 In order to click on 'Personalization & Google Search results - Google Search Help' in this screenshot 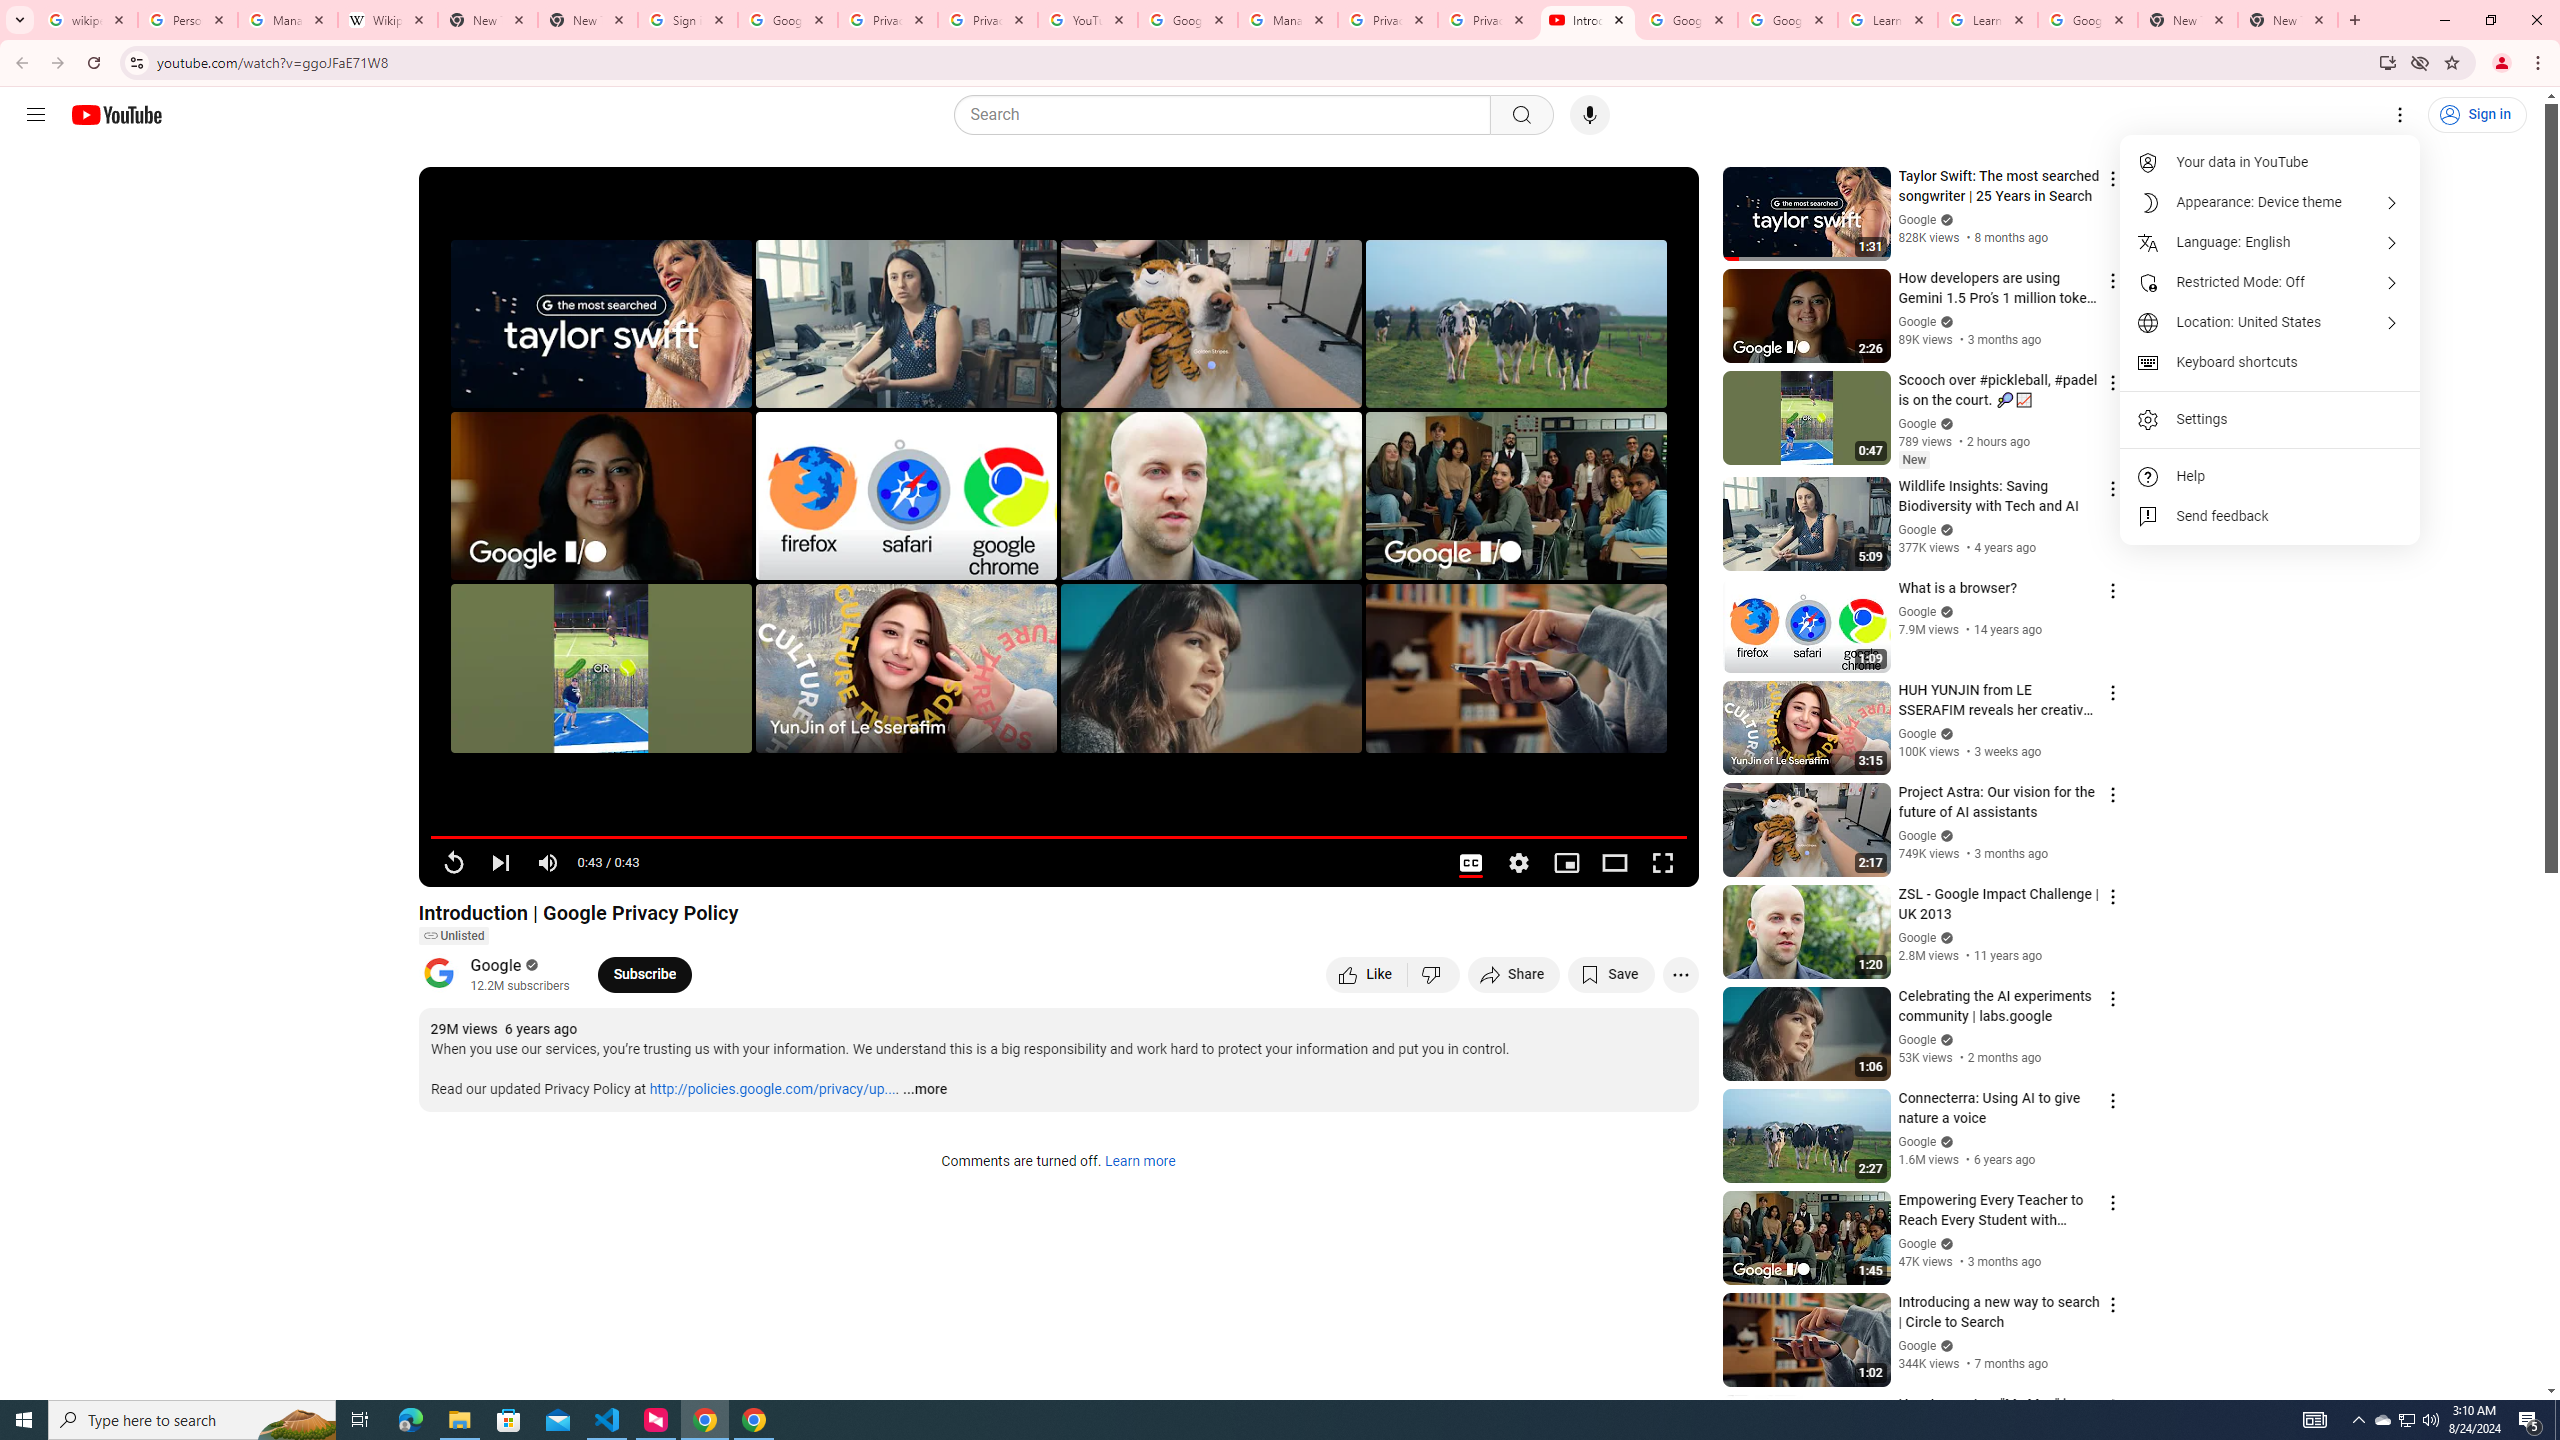, I will do `click(186, 19)`.